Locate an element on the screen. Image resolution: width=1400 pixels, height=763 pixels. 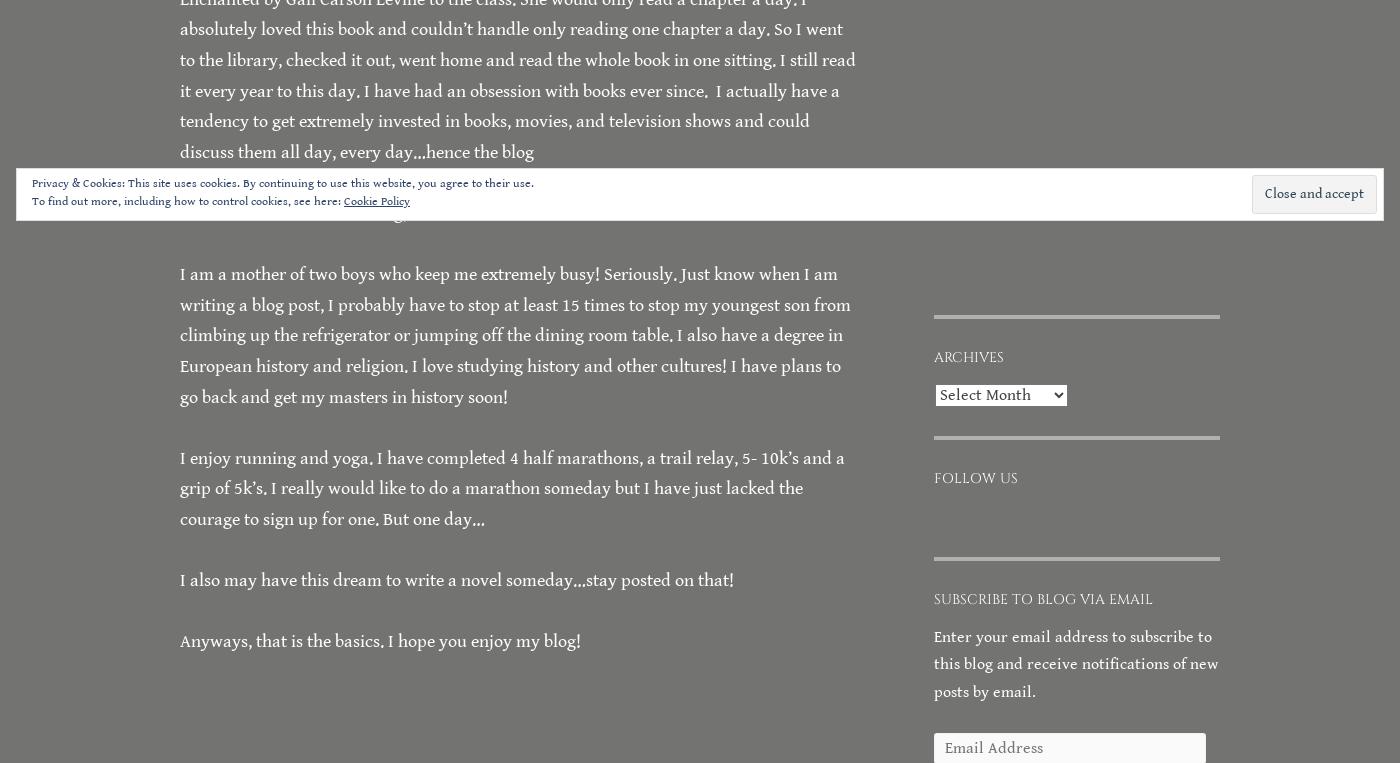
'I also may have this dream to write a novel someday…stay posted on that!' is located at coordinates (456, 579).